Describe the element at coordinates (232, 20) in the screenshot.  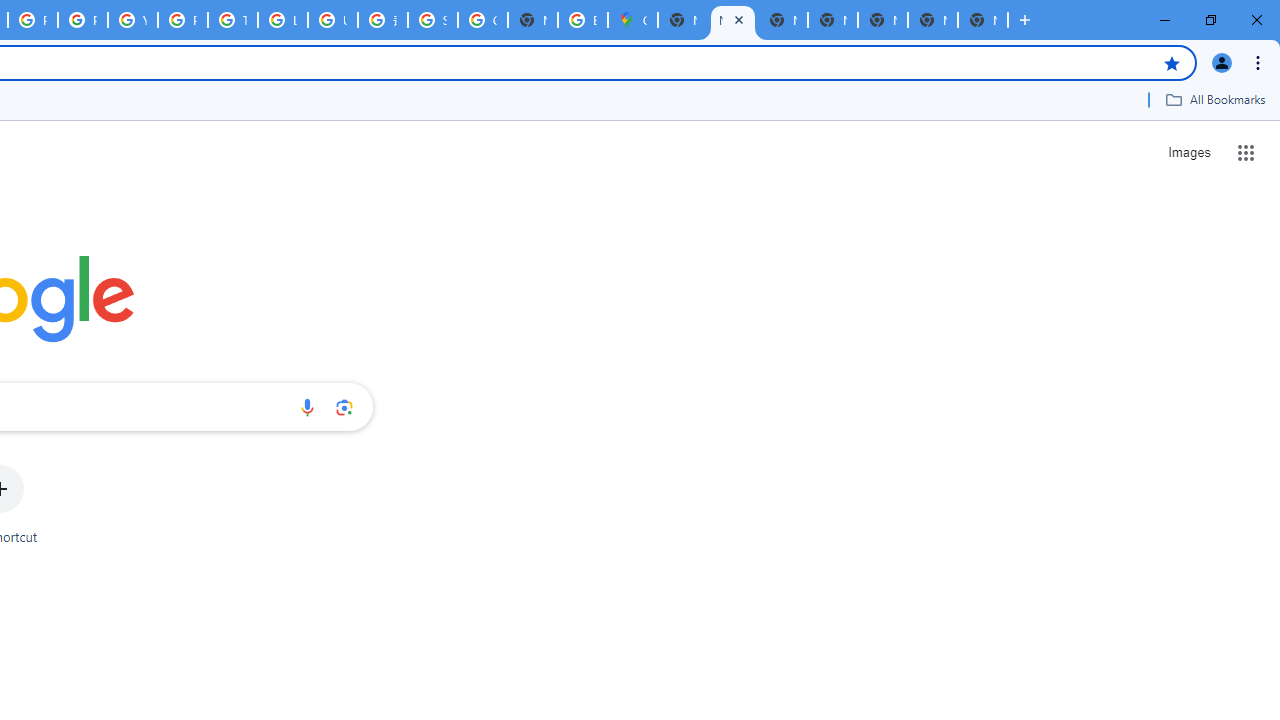
I see `'Tips & tricks for Chrome - Google Chrome Help'` at that location.